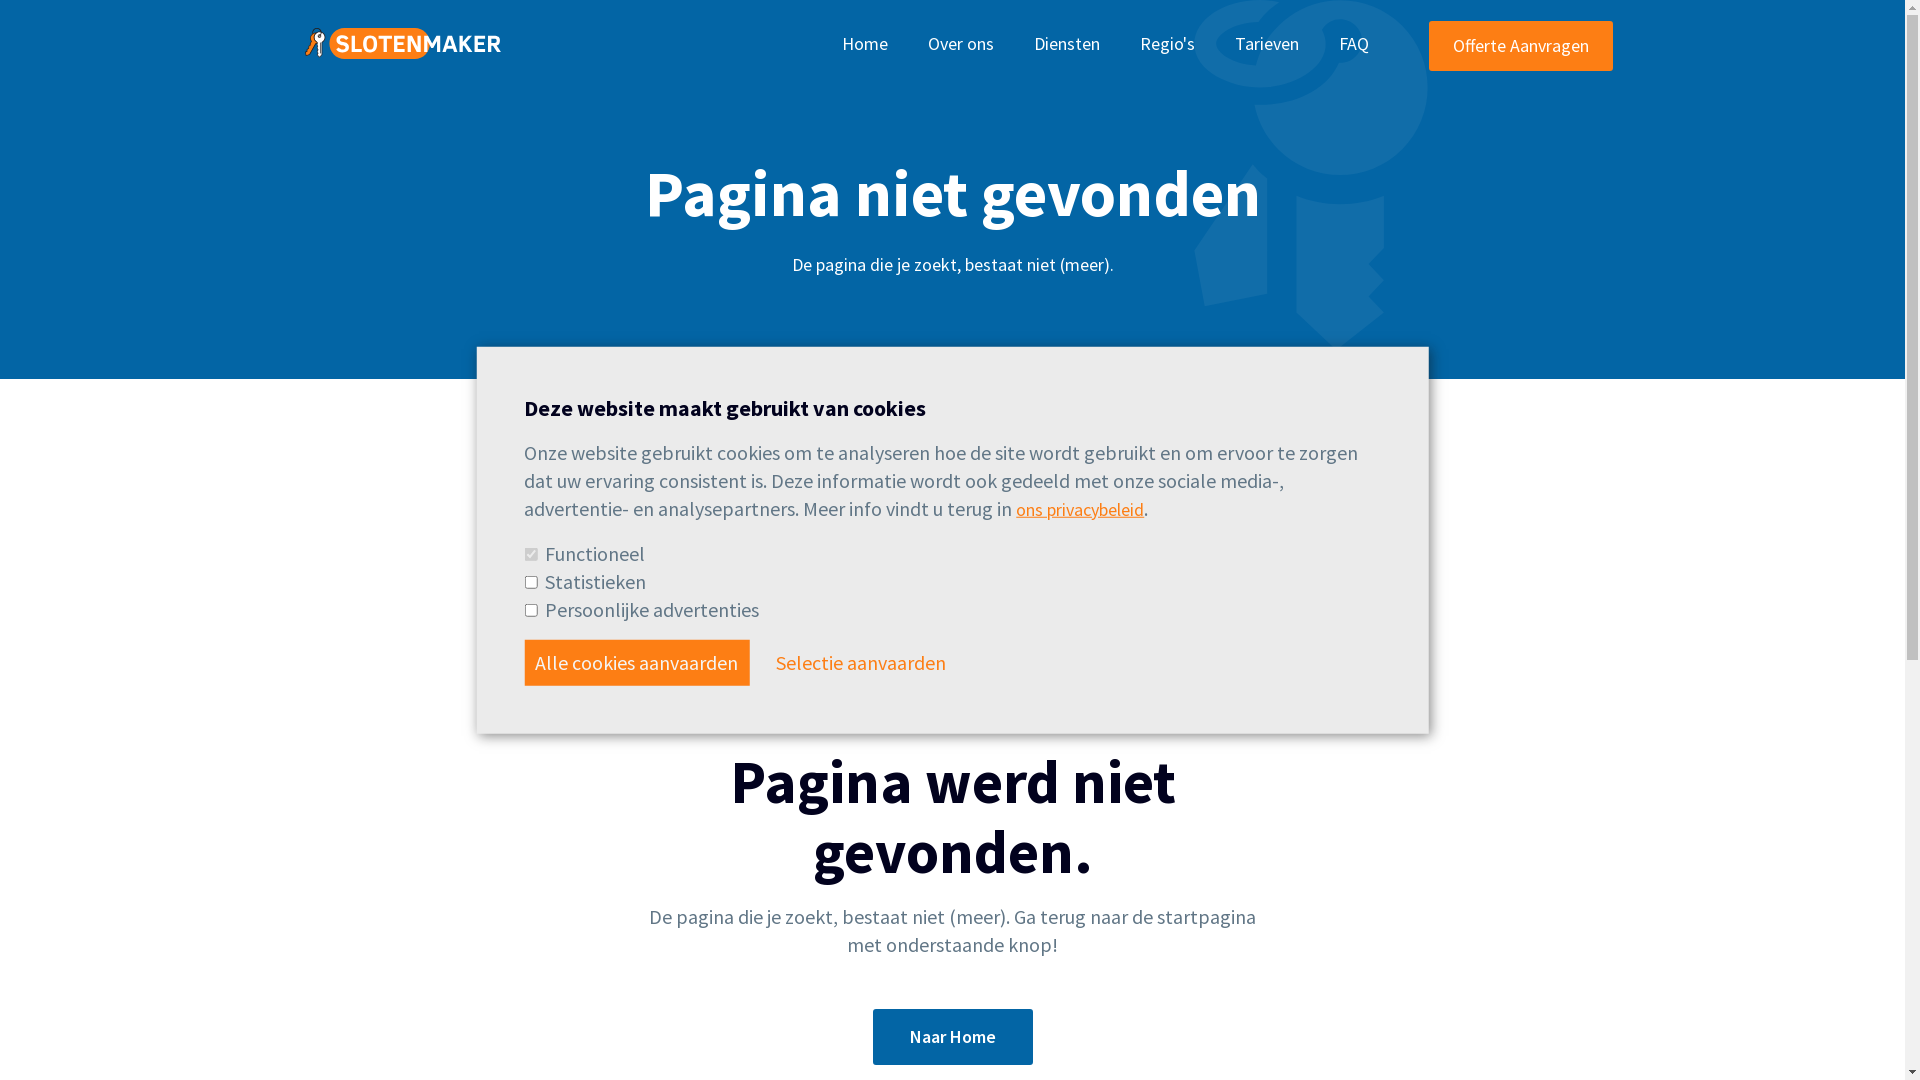  I want to click on 'Regio's', so click(1167, 43).